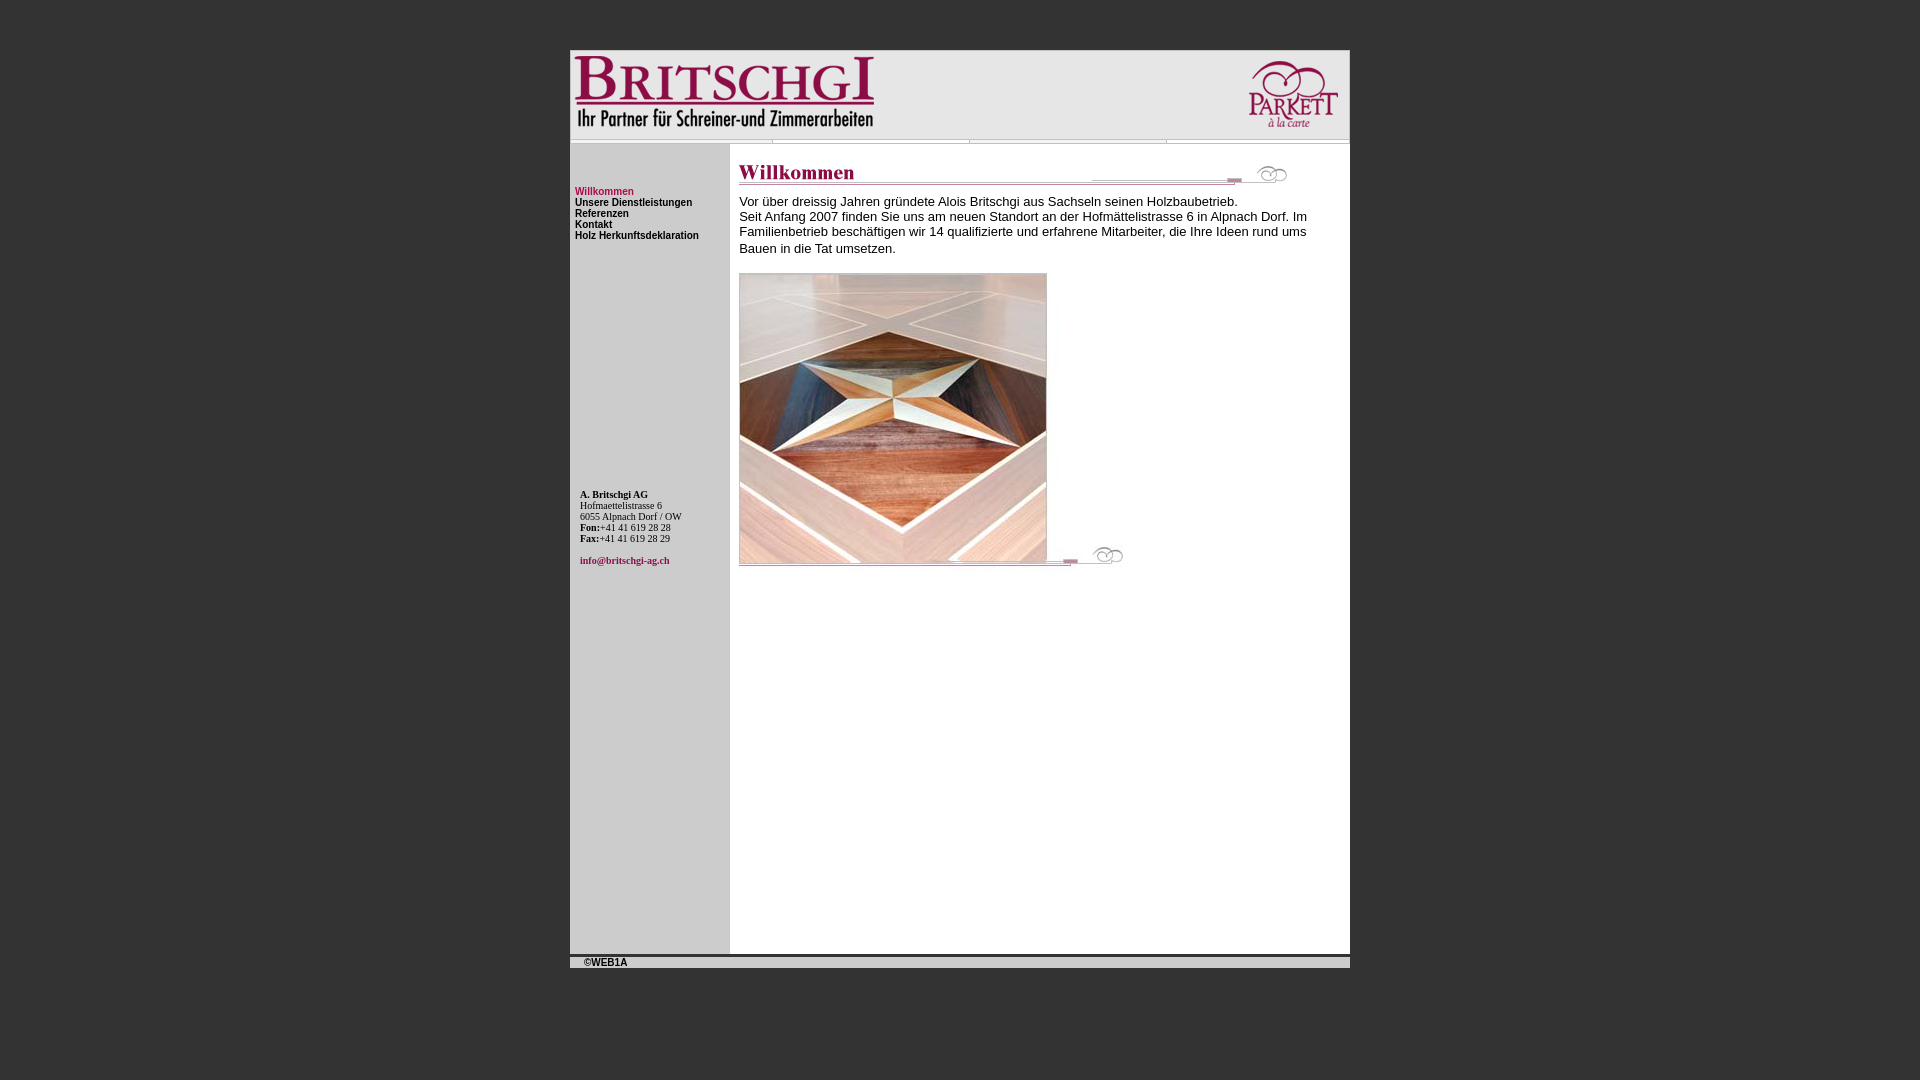 This screenshot has height=1080, width=1920. Describe the element at coordinates (574, 191) in the screenshot. I see `'Willkommen'` at that location.